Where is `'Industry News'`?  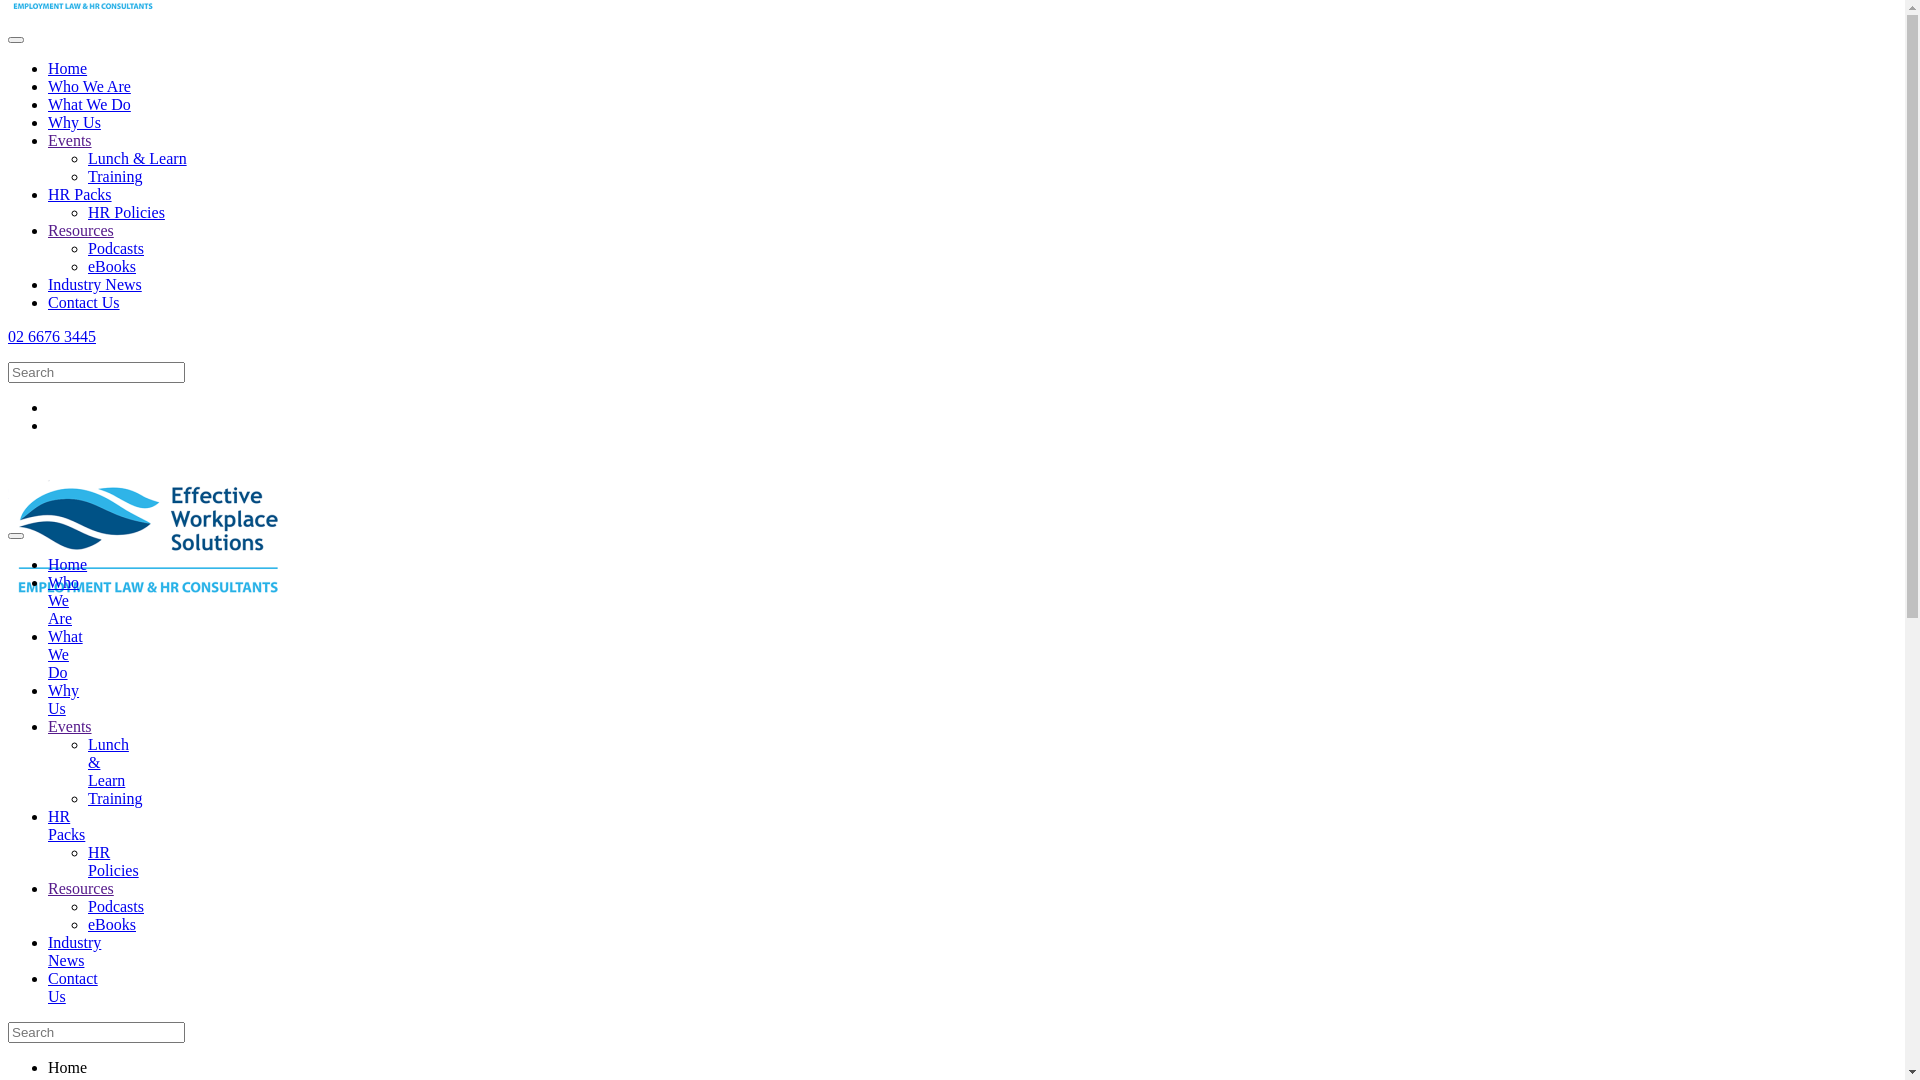 'Industry News' is located at coordinates (74, 950).